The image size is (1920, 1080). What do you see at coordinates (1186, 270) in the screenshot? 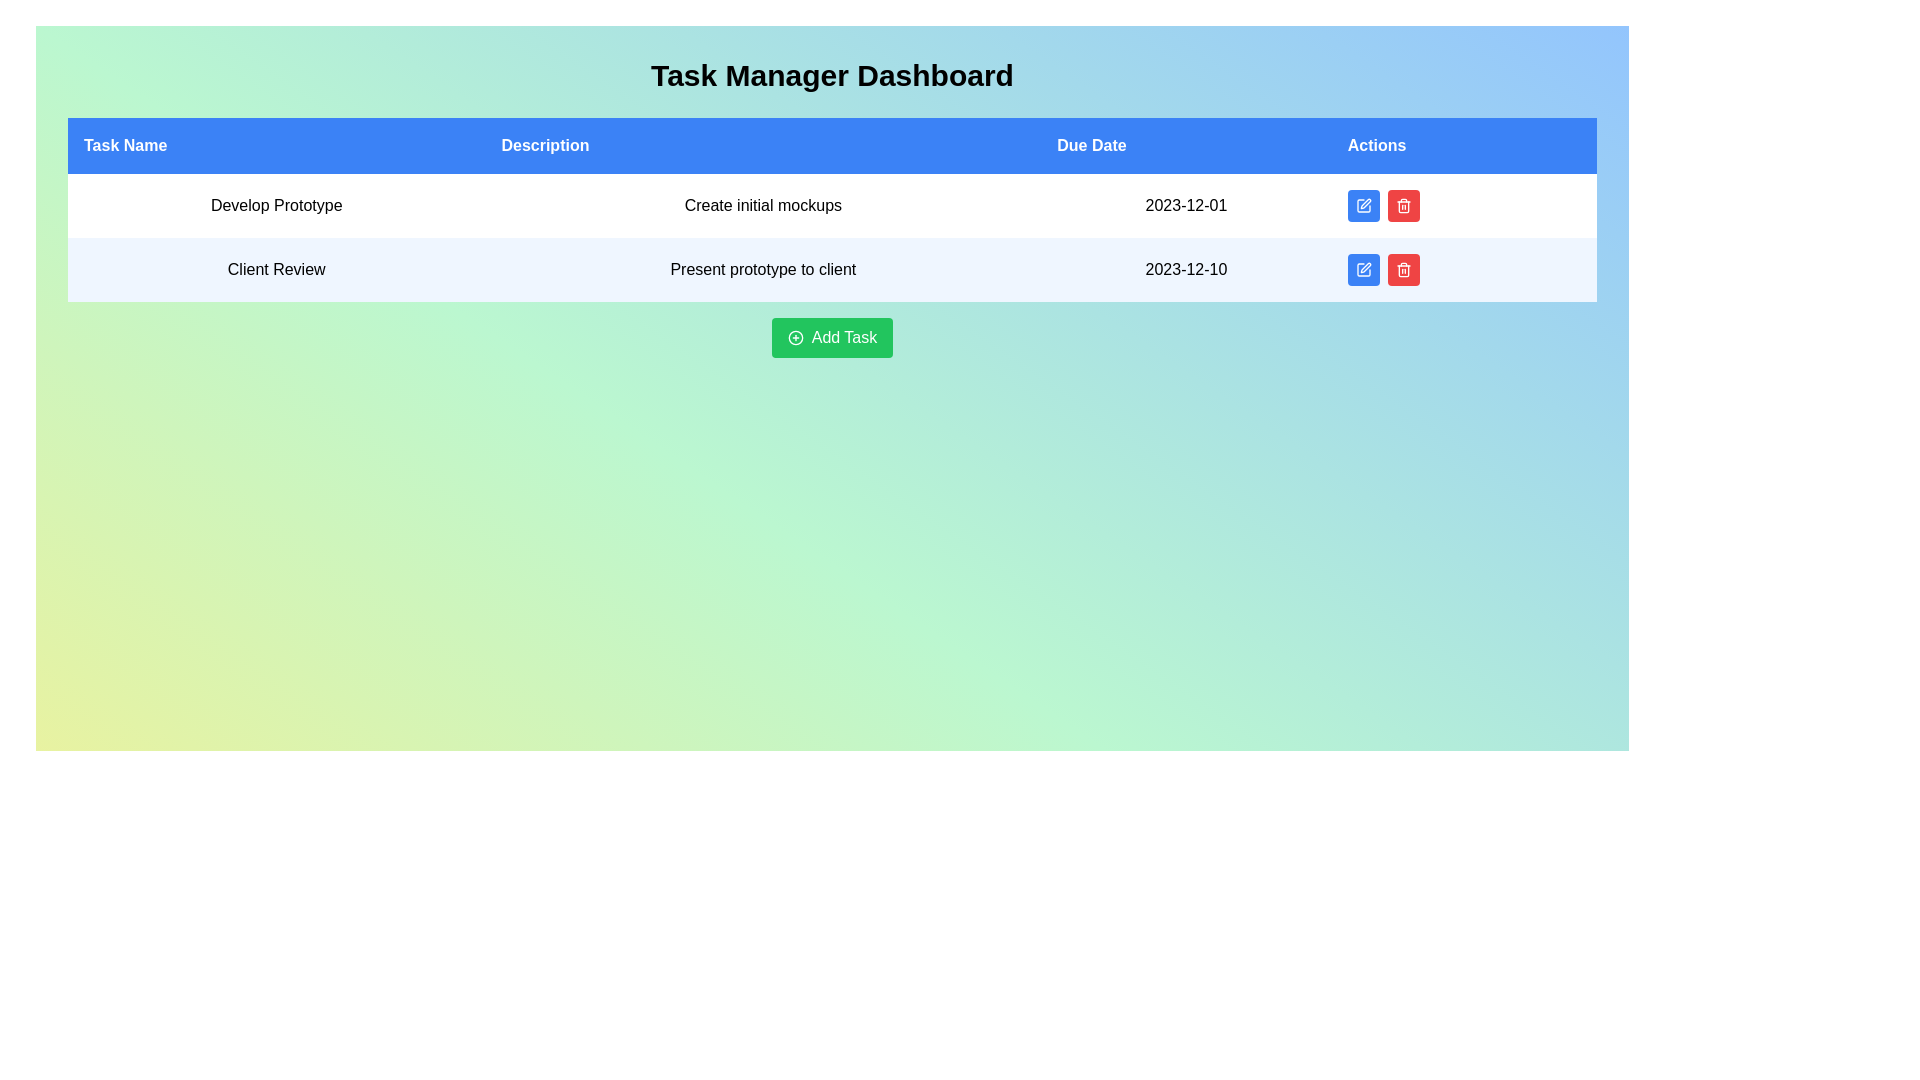
I see `the text display showing the due date for a task in the task management dashboard, located in the second row under the 'Due Date' header` at bounding box center [1186, 270].